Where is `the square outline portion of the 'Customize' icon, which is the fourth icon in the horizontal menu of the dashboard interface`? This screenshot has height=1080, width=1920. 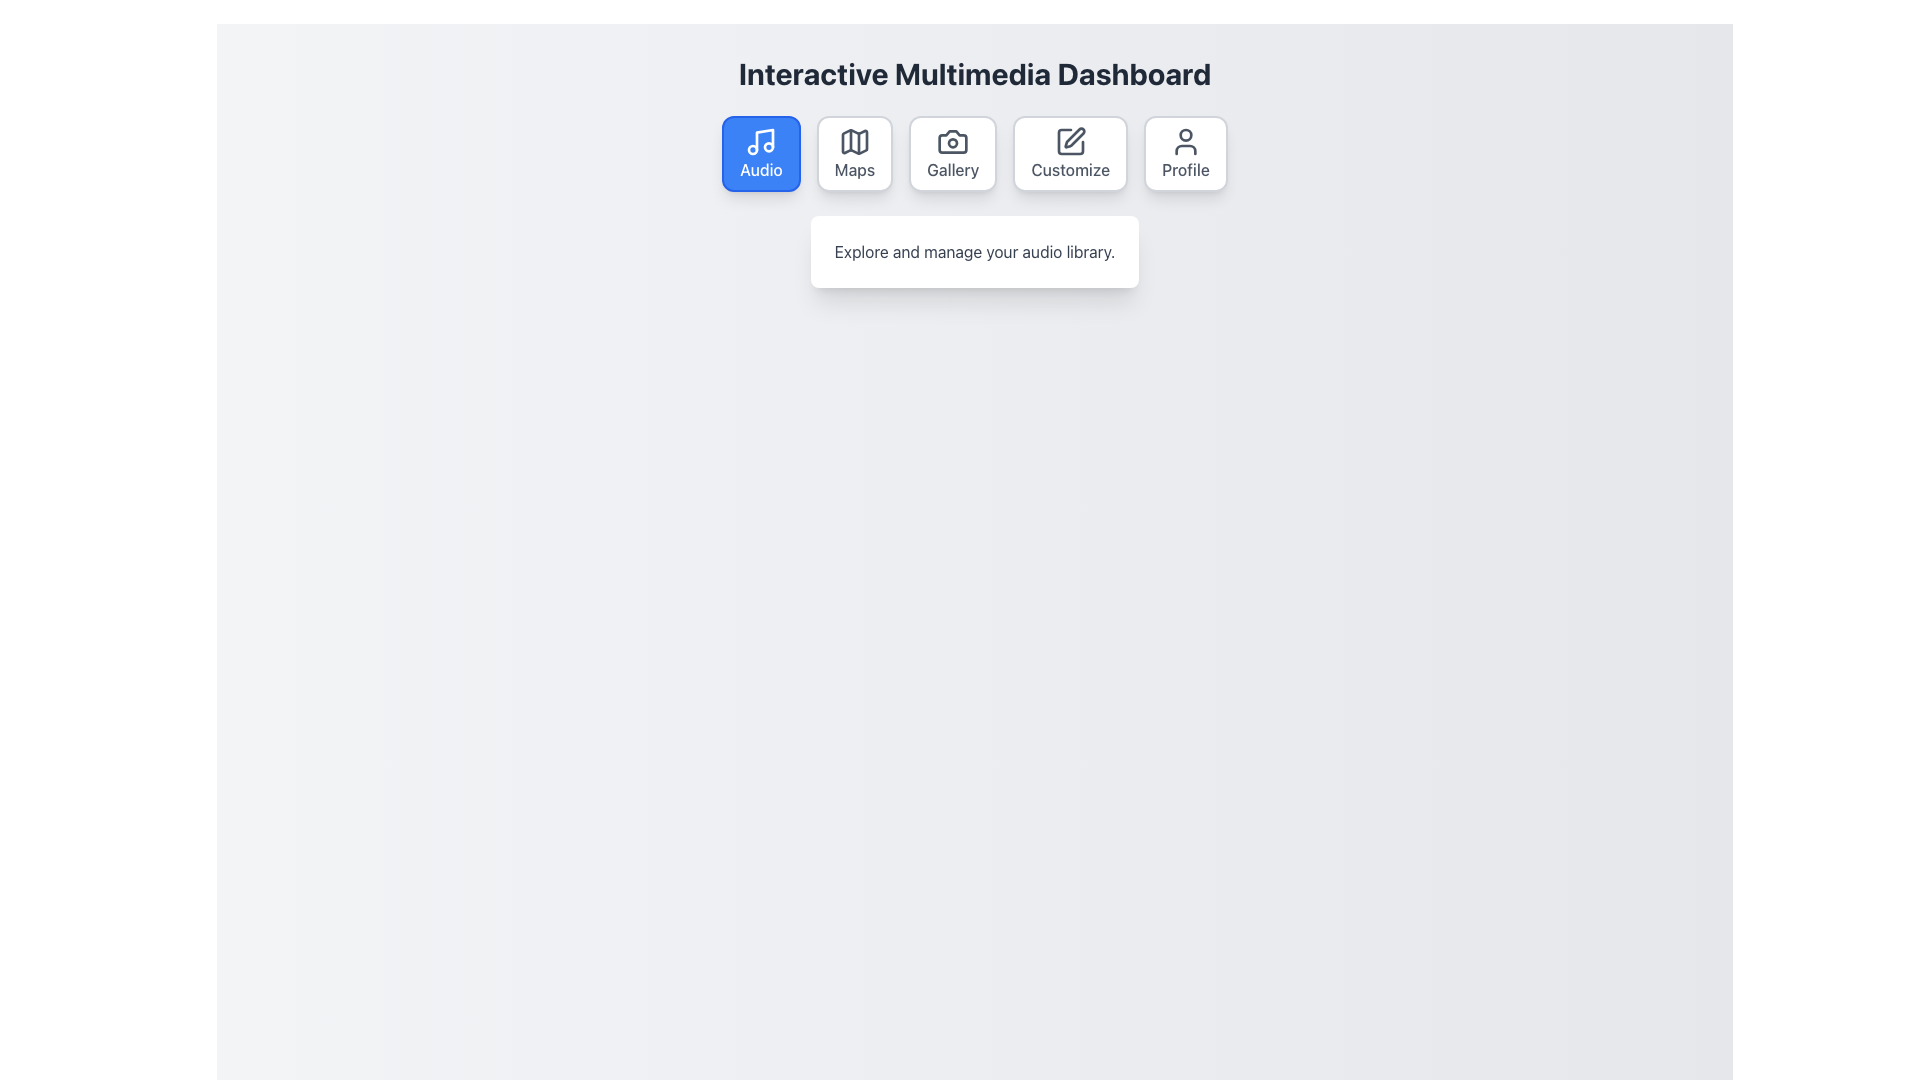 the square outline portion of the 'Customize' icon, which is the fourth icon in the horizontal menu of the dashboard interface is located at coordinates (1069, 141).